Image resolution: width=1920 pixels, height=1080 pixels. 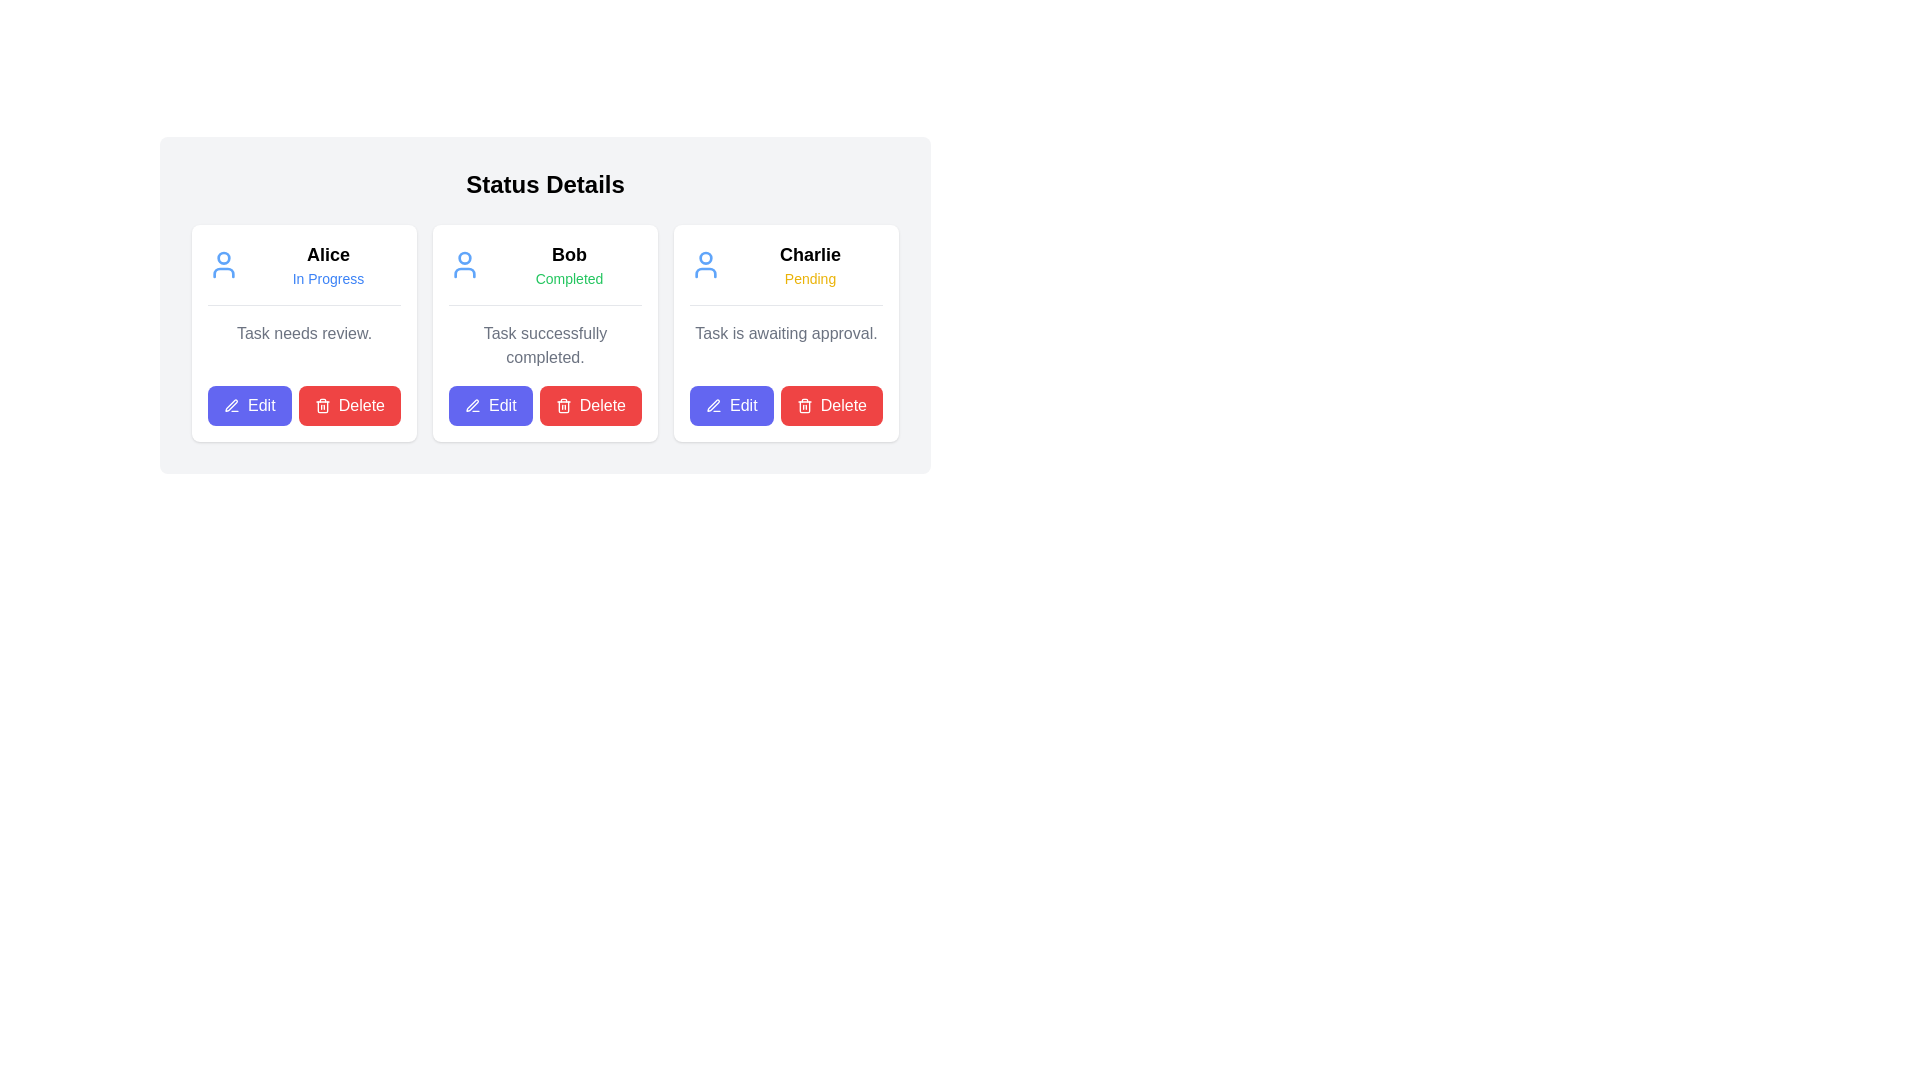 What do you see at coordinates (471, 405) in the screenshot?
I see `the pen icon within the 'Edit' button of the user card for 'Bob'` at bounding box center [471, 405].